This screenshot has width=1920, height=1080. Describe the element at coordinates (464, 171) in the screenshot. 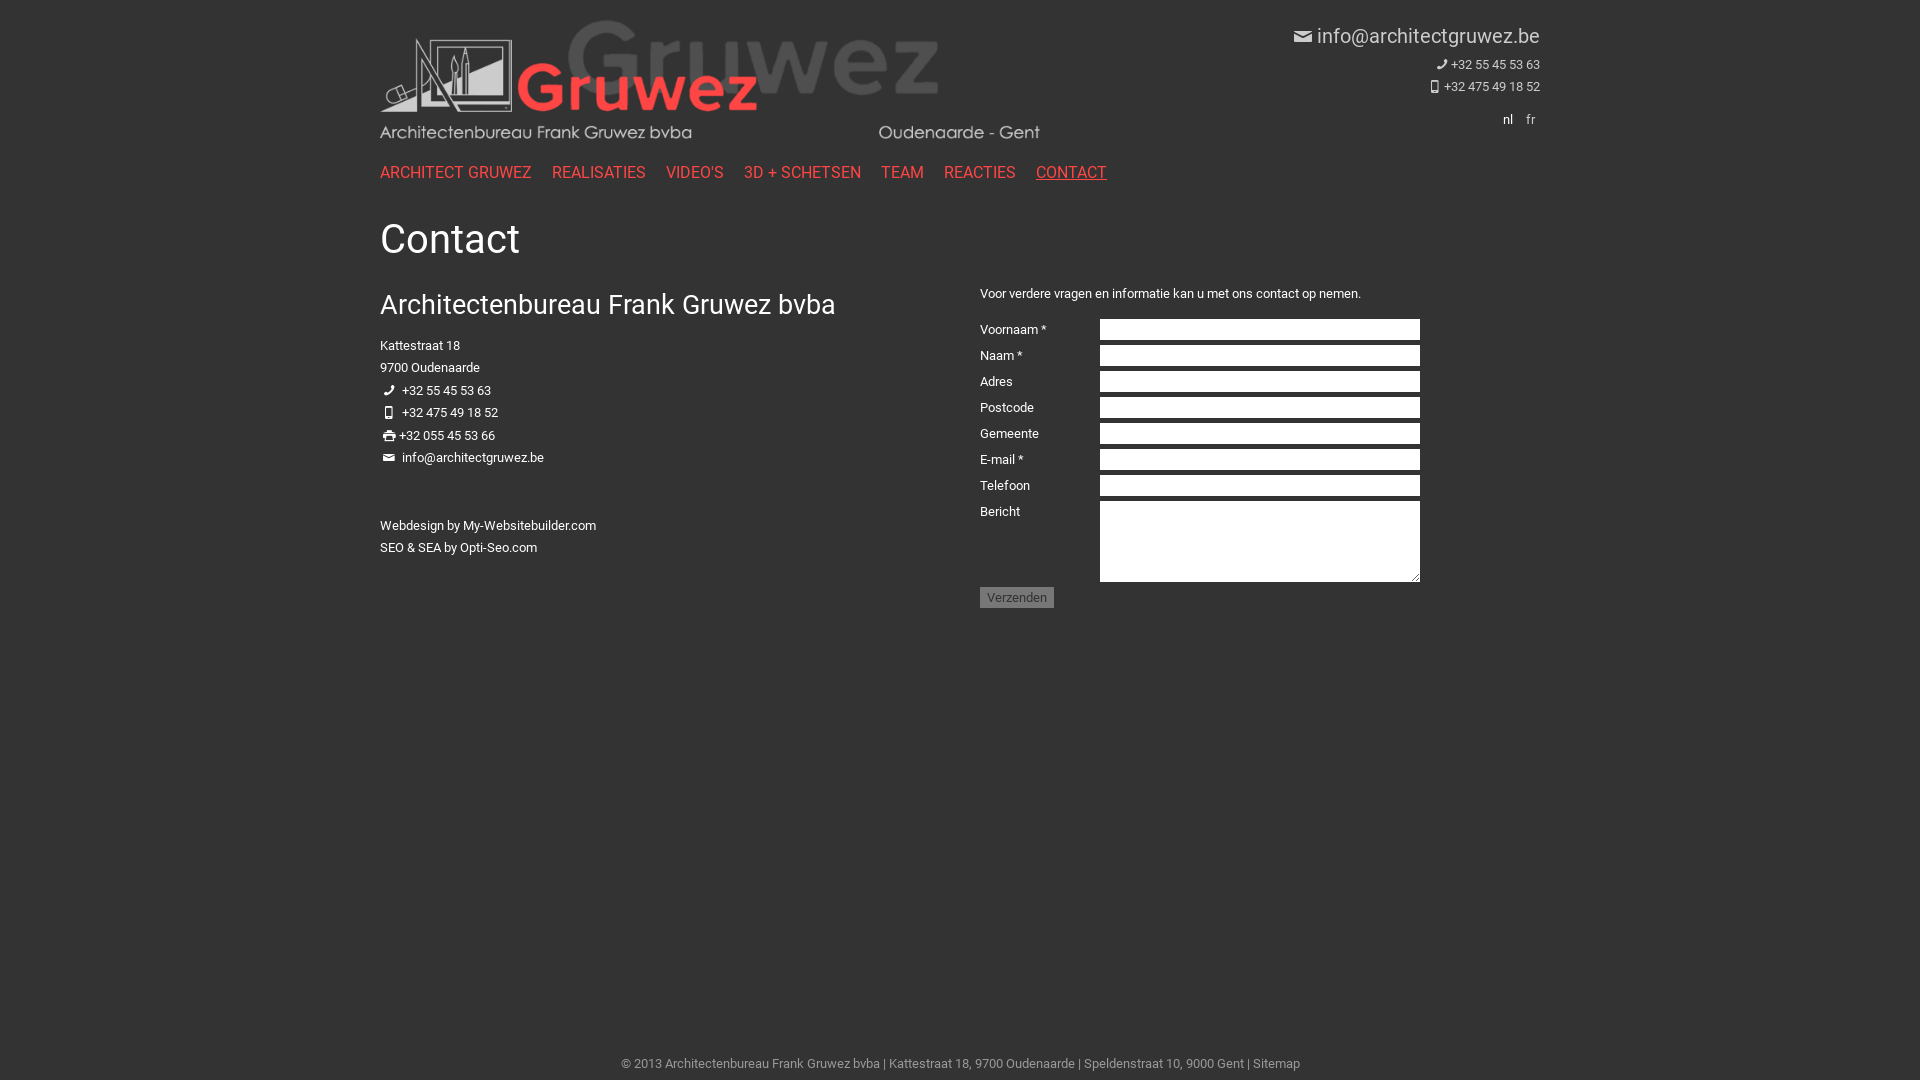

I see `'ARCHITECT GRUWEZ'` at that location.